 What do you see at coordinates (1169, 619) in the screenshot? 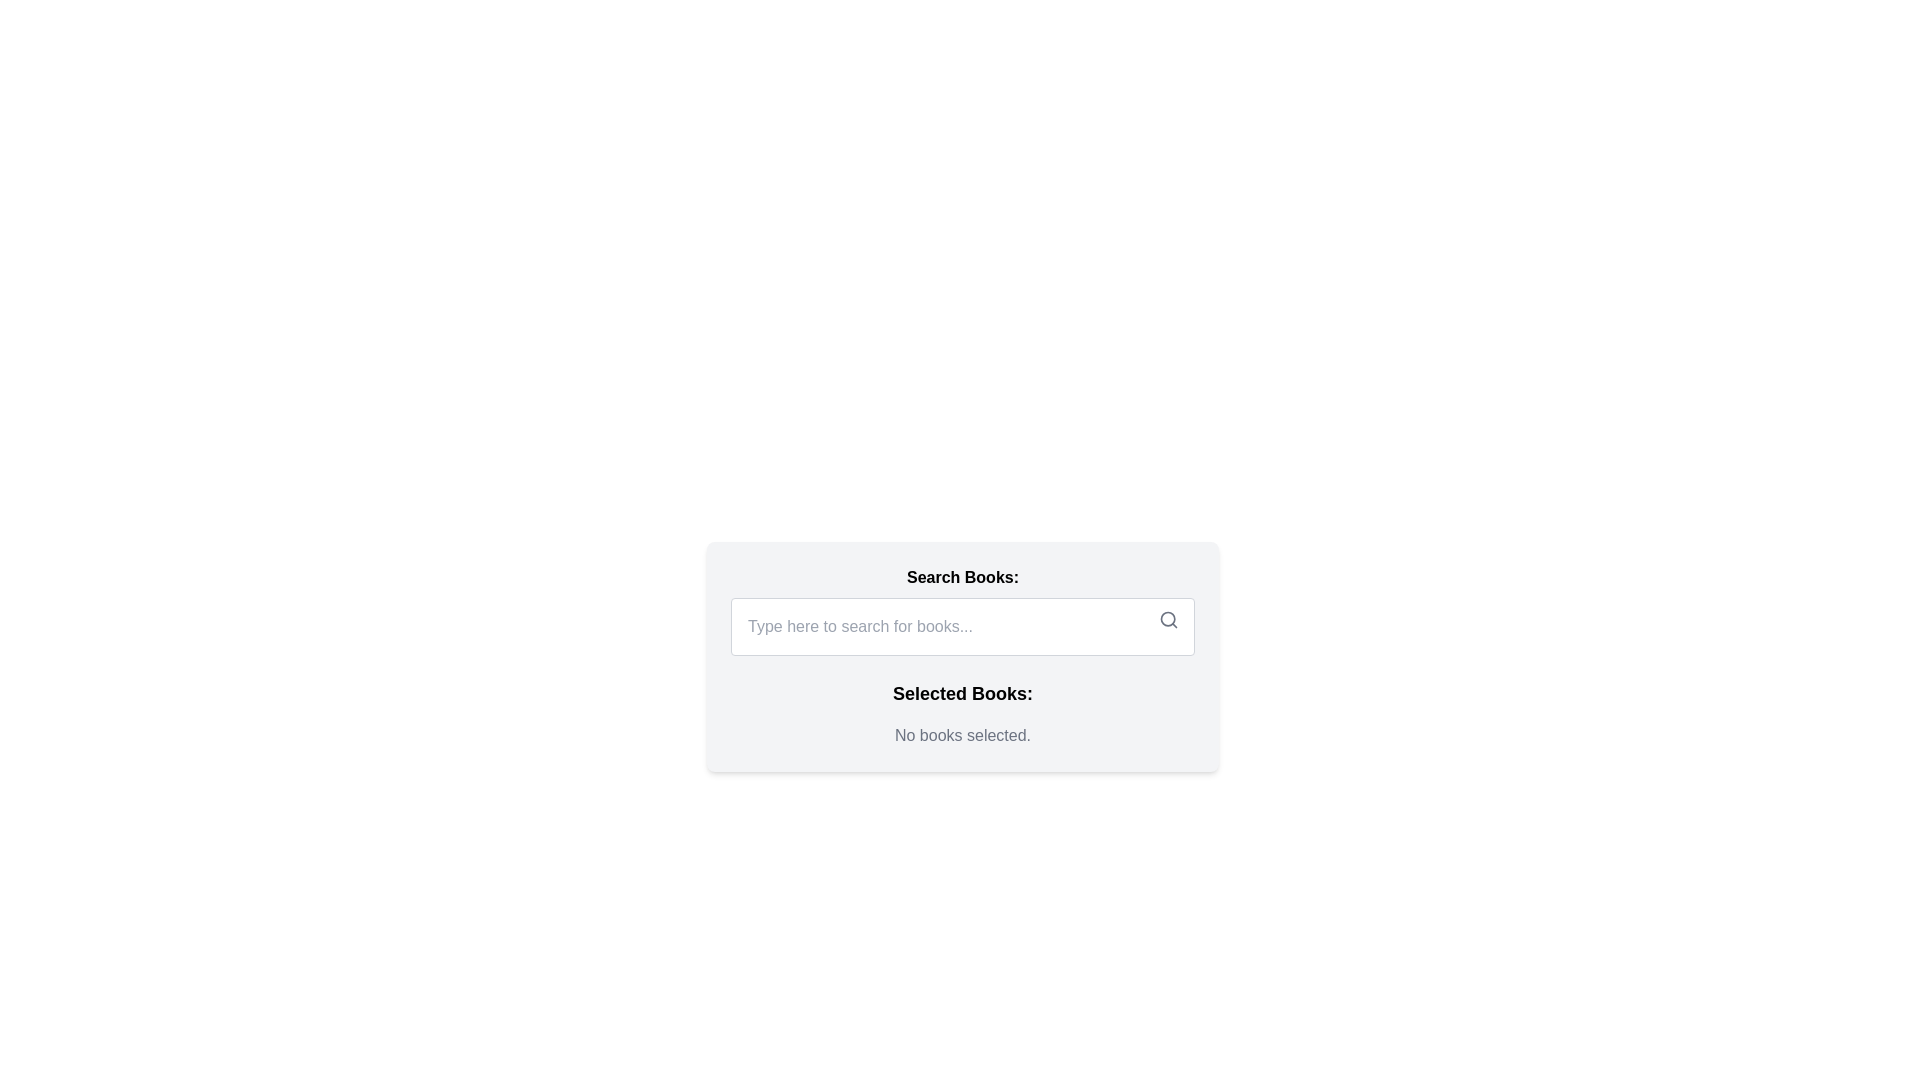
I see `the magnifying glass icon located in the top-right corner of the search bar` at bounding box center [1169, 619].